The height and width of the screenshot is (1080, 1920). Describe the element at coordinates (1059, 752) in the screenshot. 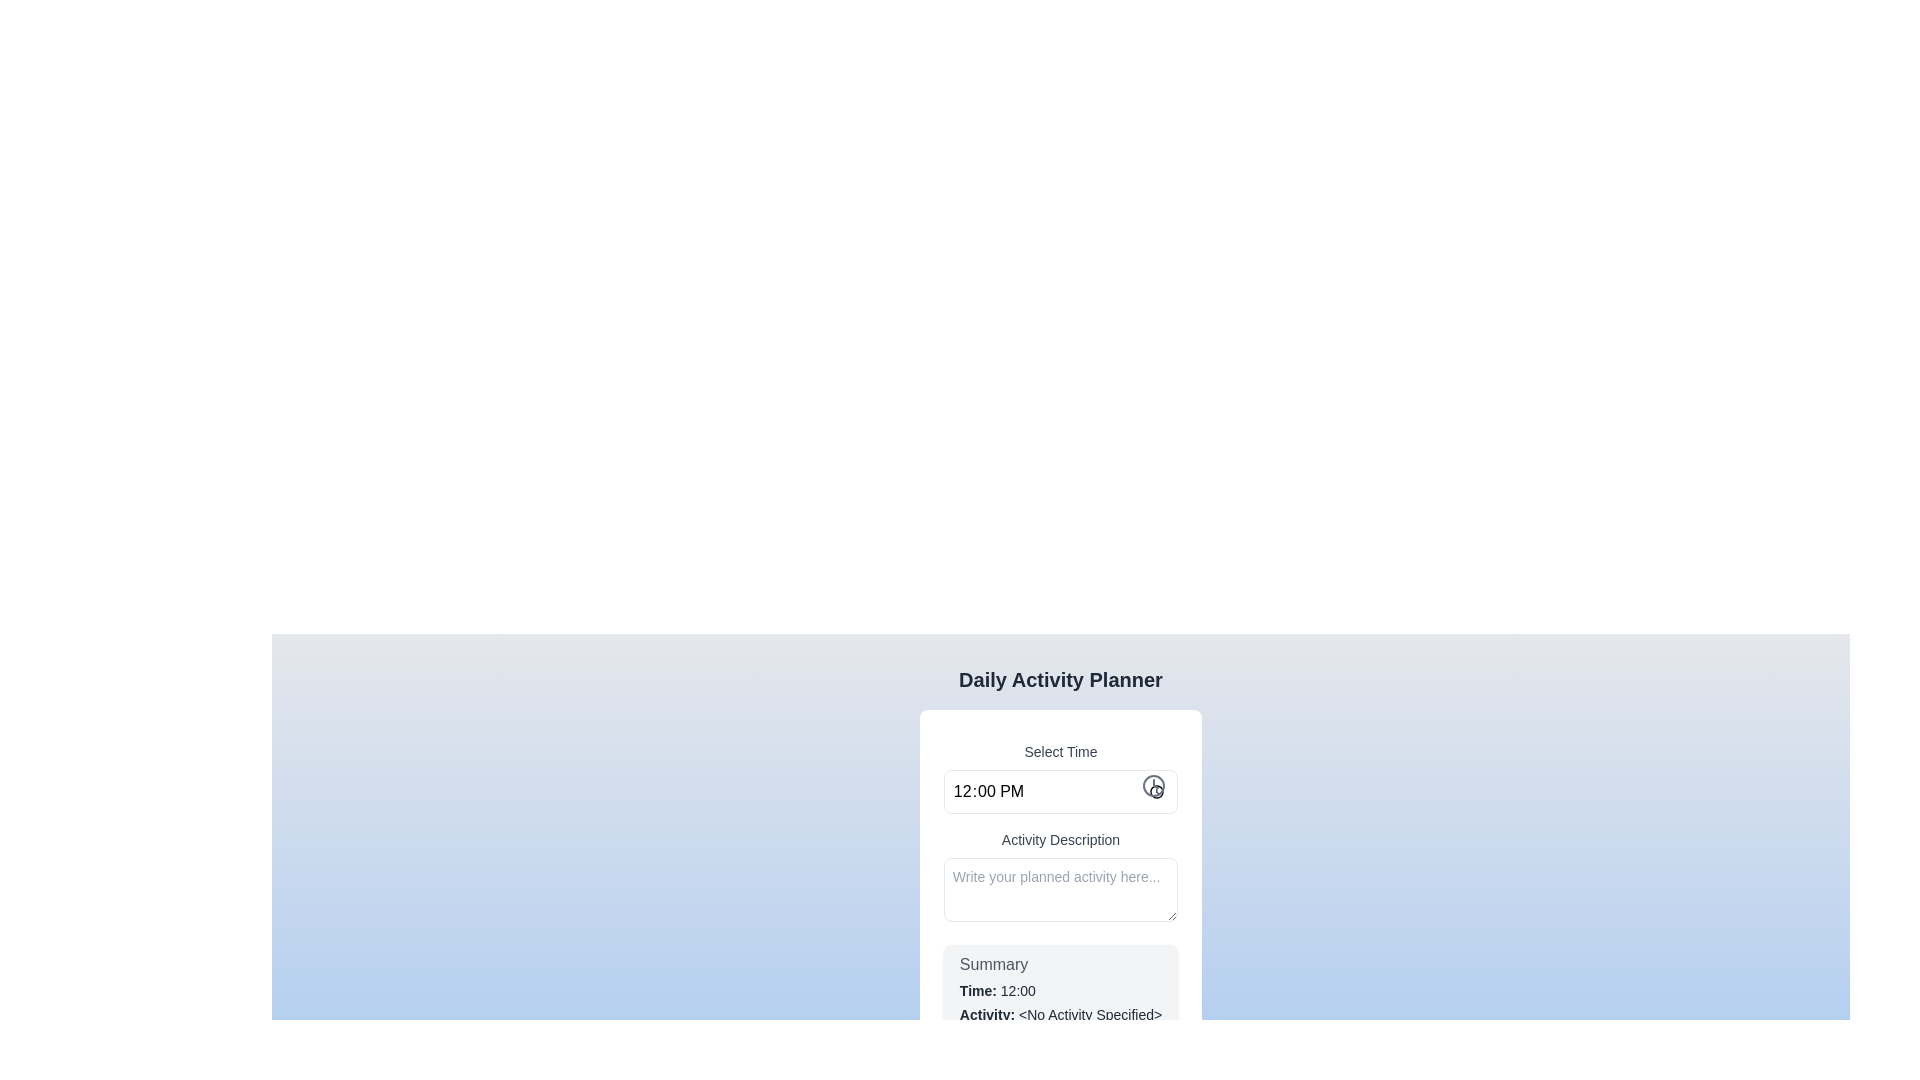

I see `text label that says 'Select Time', which is styled in a small serif font and located at the top of a card-like interface above the time input field` at that location.